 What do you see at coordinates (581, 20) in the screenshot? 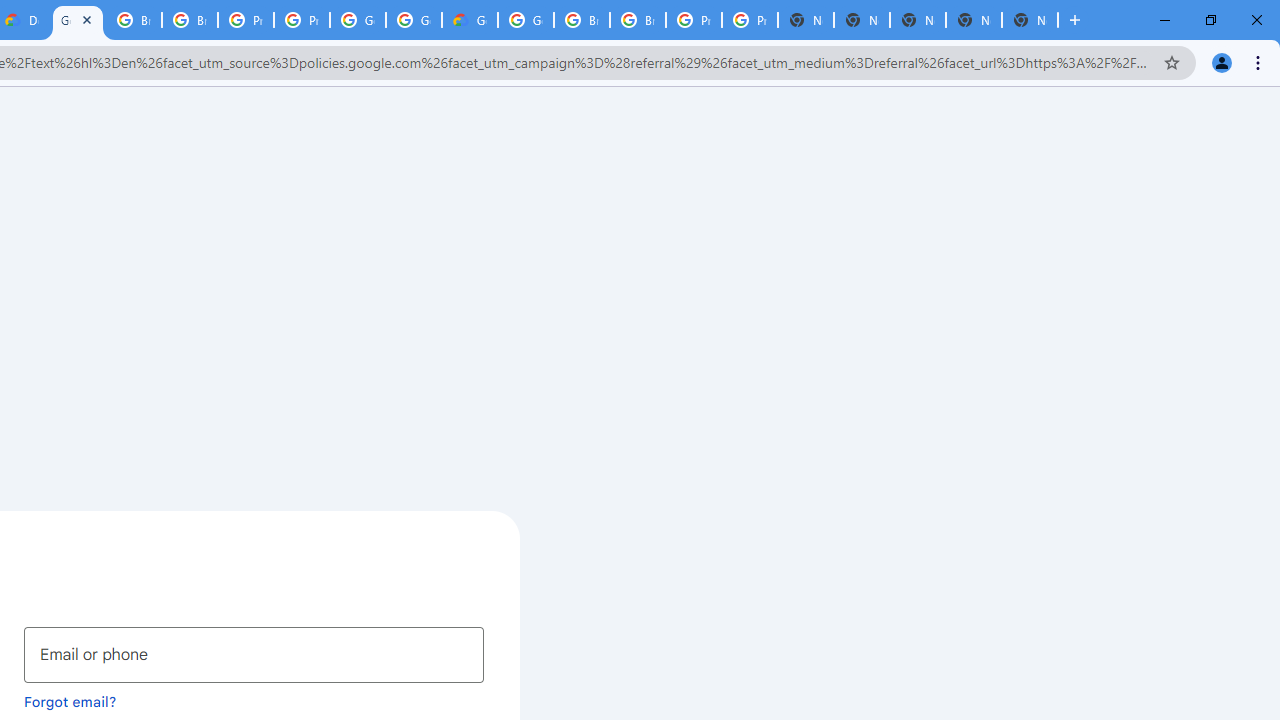
I see `'Browse Chrome as a guest - Computer - Google Chrome Help'` at bounding box center [581, 20].